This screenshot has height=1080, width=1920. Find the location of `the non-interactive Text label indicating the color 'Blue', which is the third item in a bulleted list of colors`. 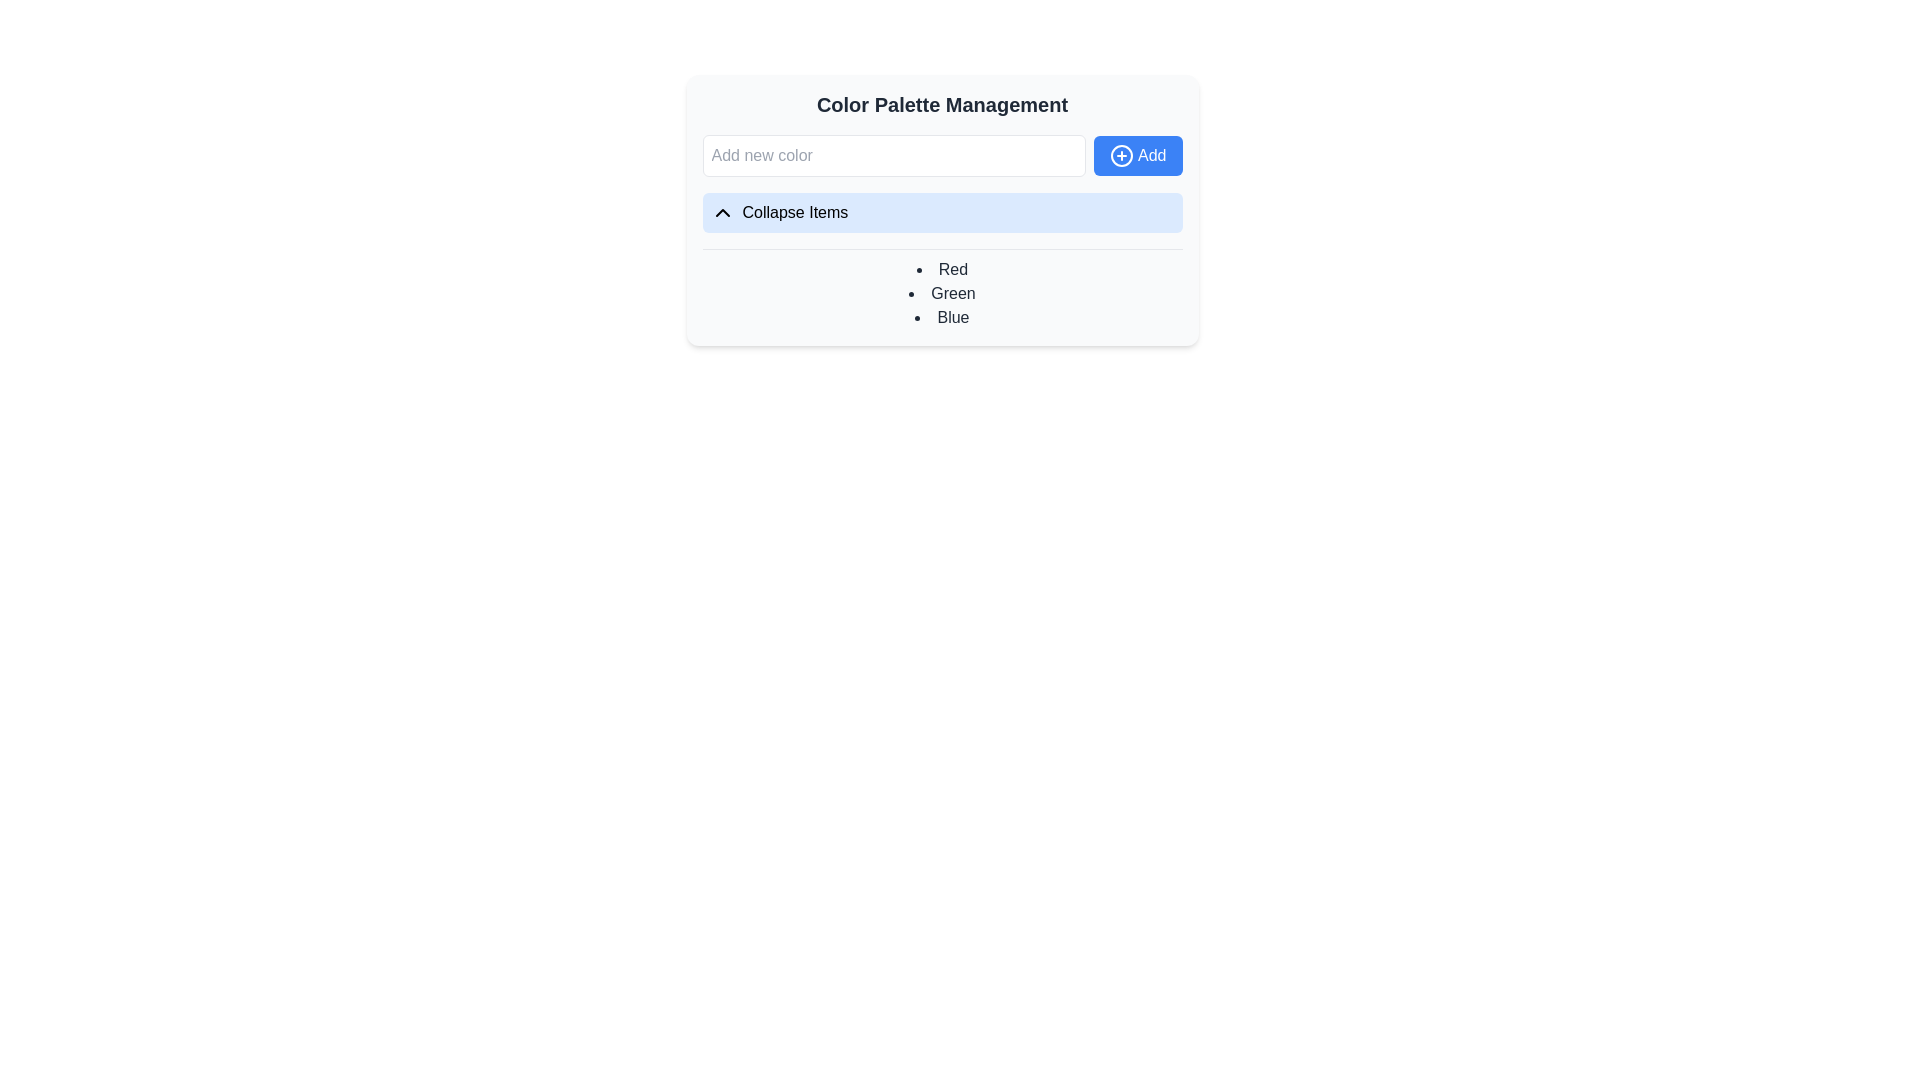

the non-interactive Text label indicating the color 'Blue', which is the third item in a bulleted list of colors is located at coordinates (941, 316).